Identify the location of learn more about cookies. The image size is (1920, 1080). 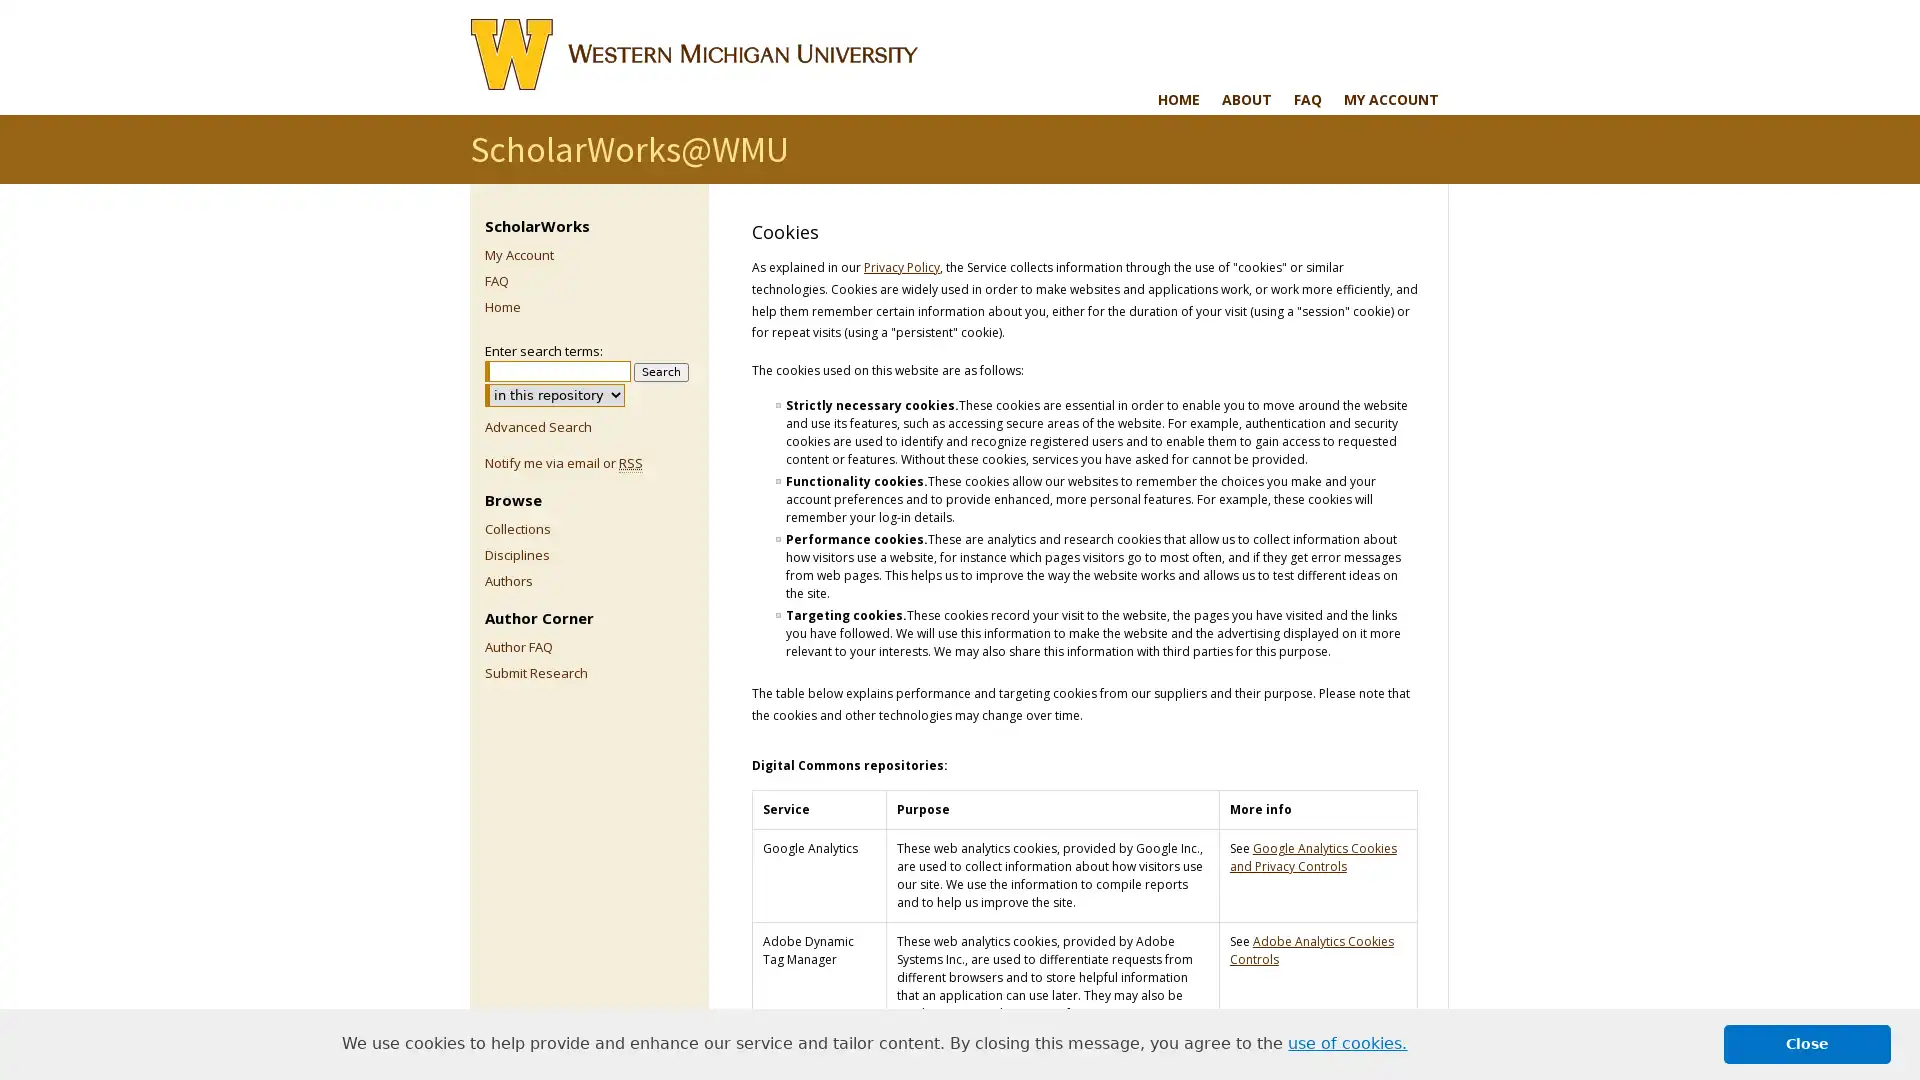
(1347, 1043).